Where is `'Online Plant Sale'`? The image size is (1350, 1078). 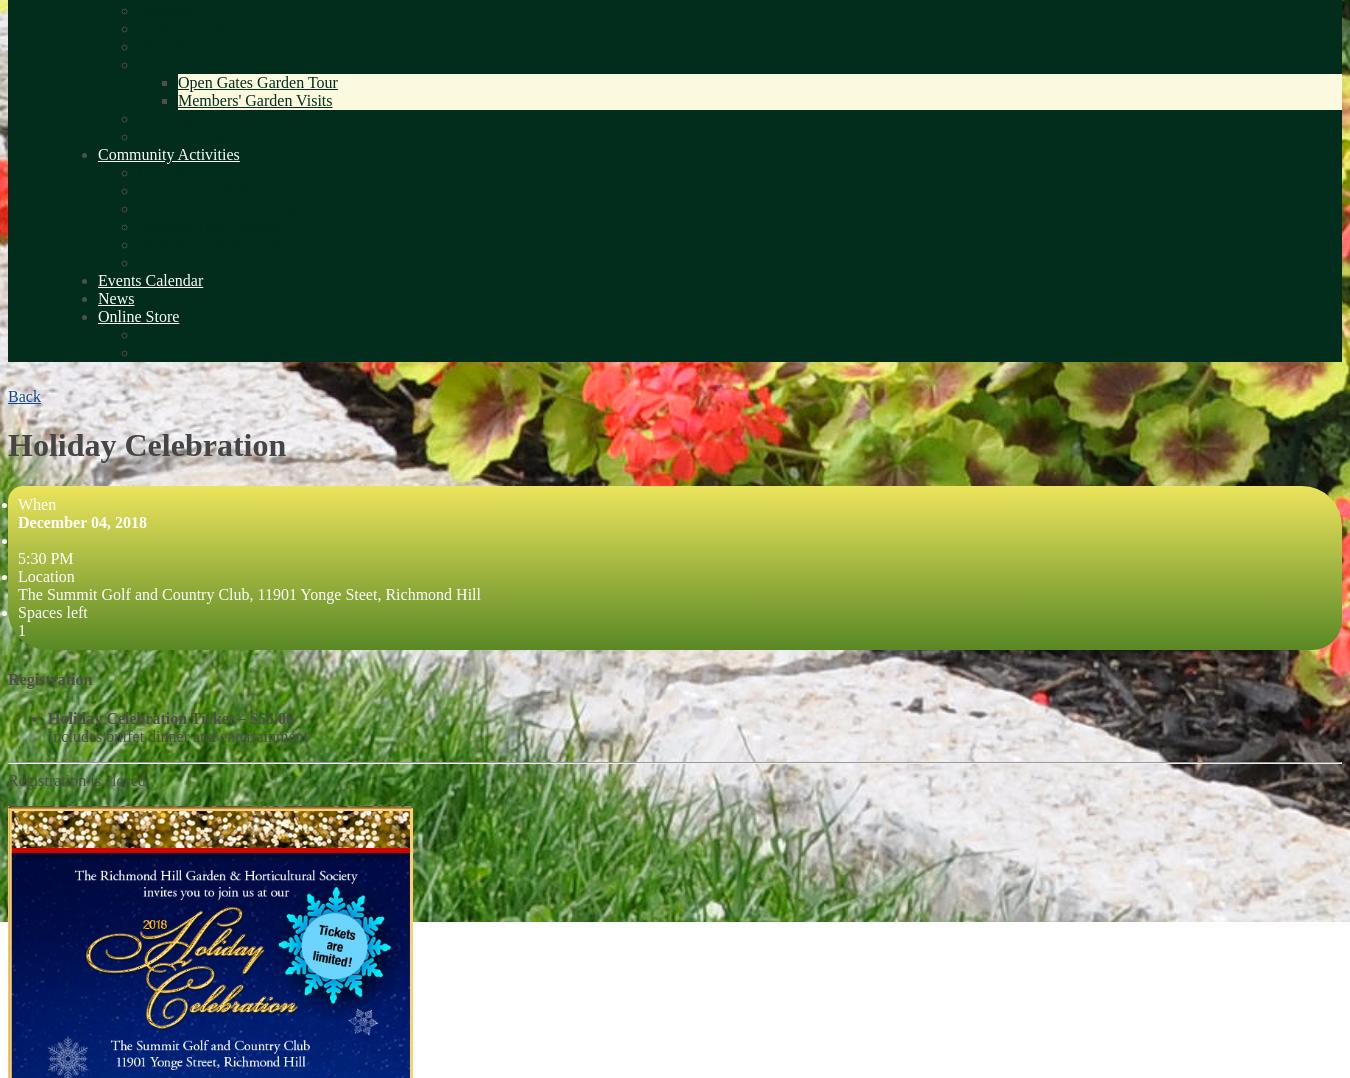
'Online Plant Sale' is located at coordinates (137, 333).